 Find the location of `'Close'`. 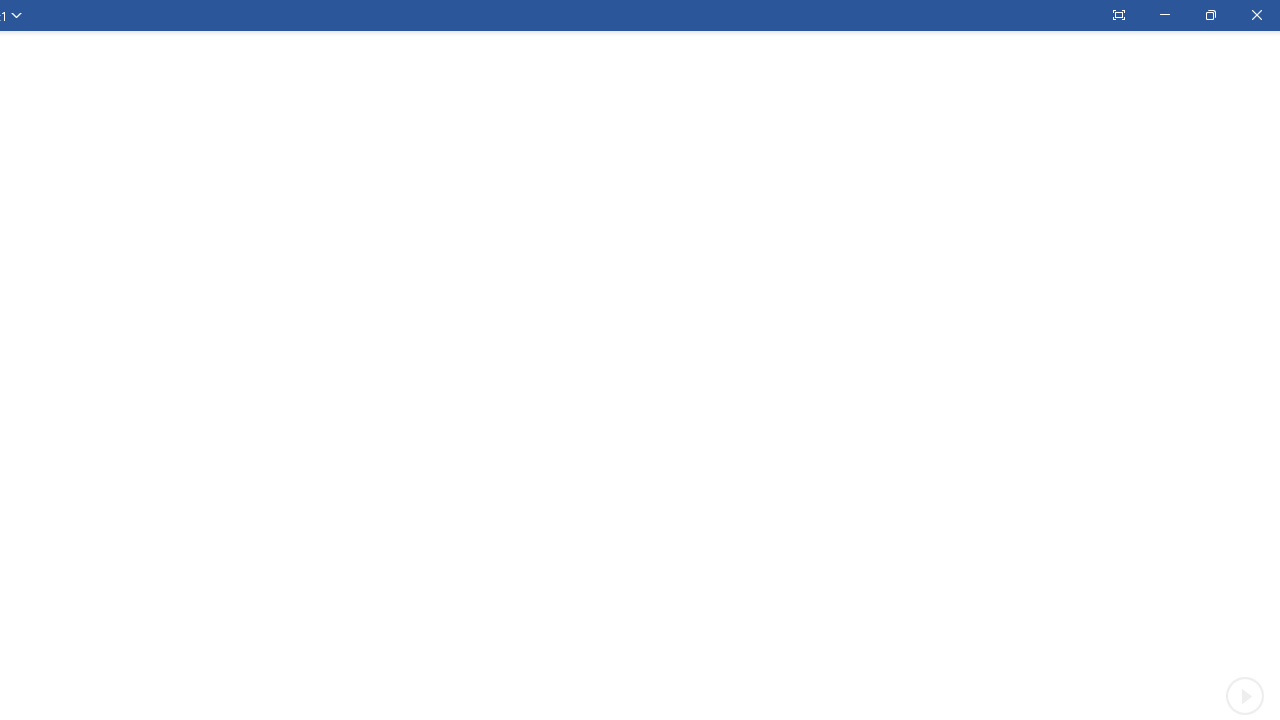

'Close' is located at coordinates (1255, 15).